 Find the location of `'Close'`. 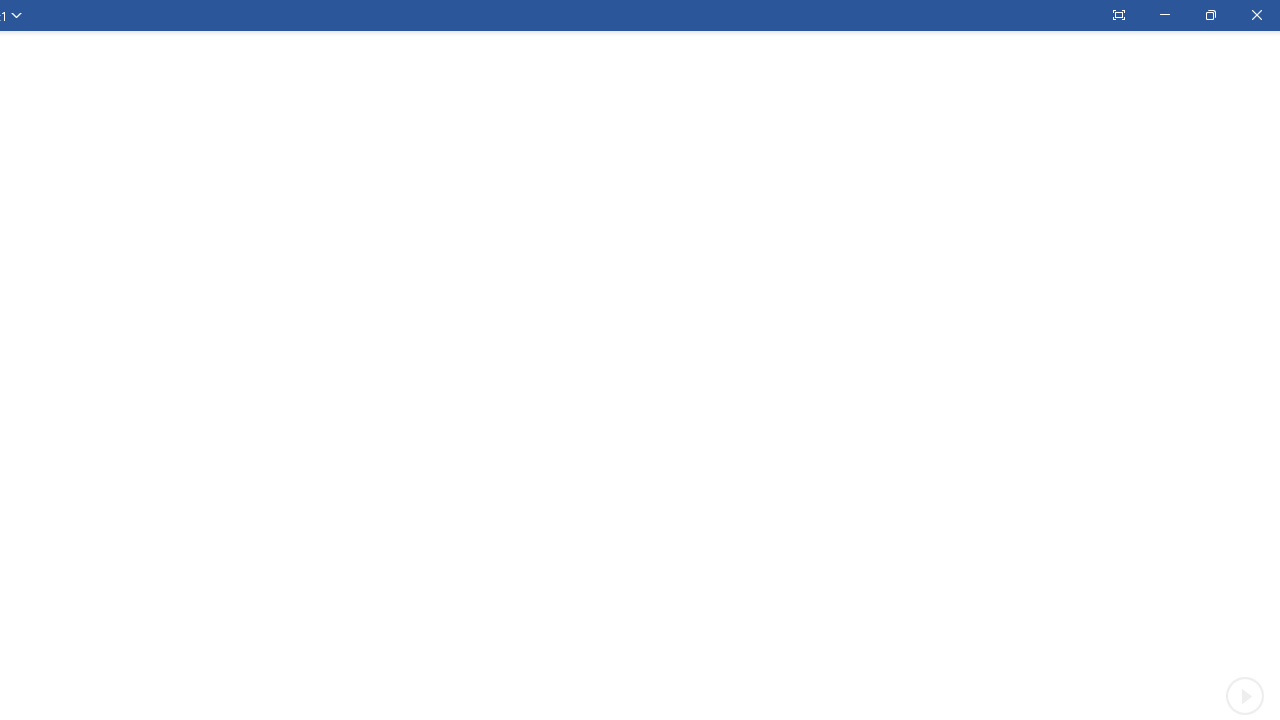

'Close' is located at coordinates (1255, 15).